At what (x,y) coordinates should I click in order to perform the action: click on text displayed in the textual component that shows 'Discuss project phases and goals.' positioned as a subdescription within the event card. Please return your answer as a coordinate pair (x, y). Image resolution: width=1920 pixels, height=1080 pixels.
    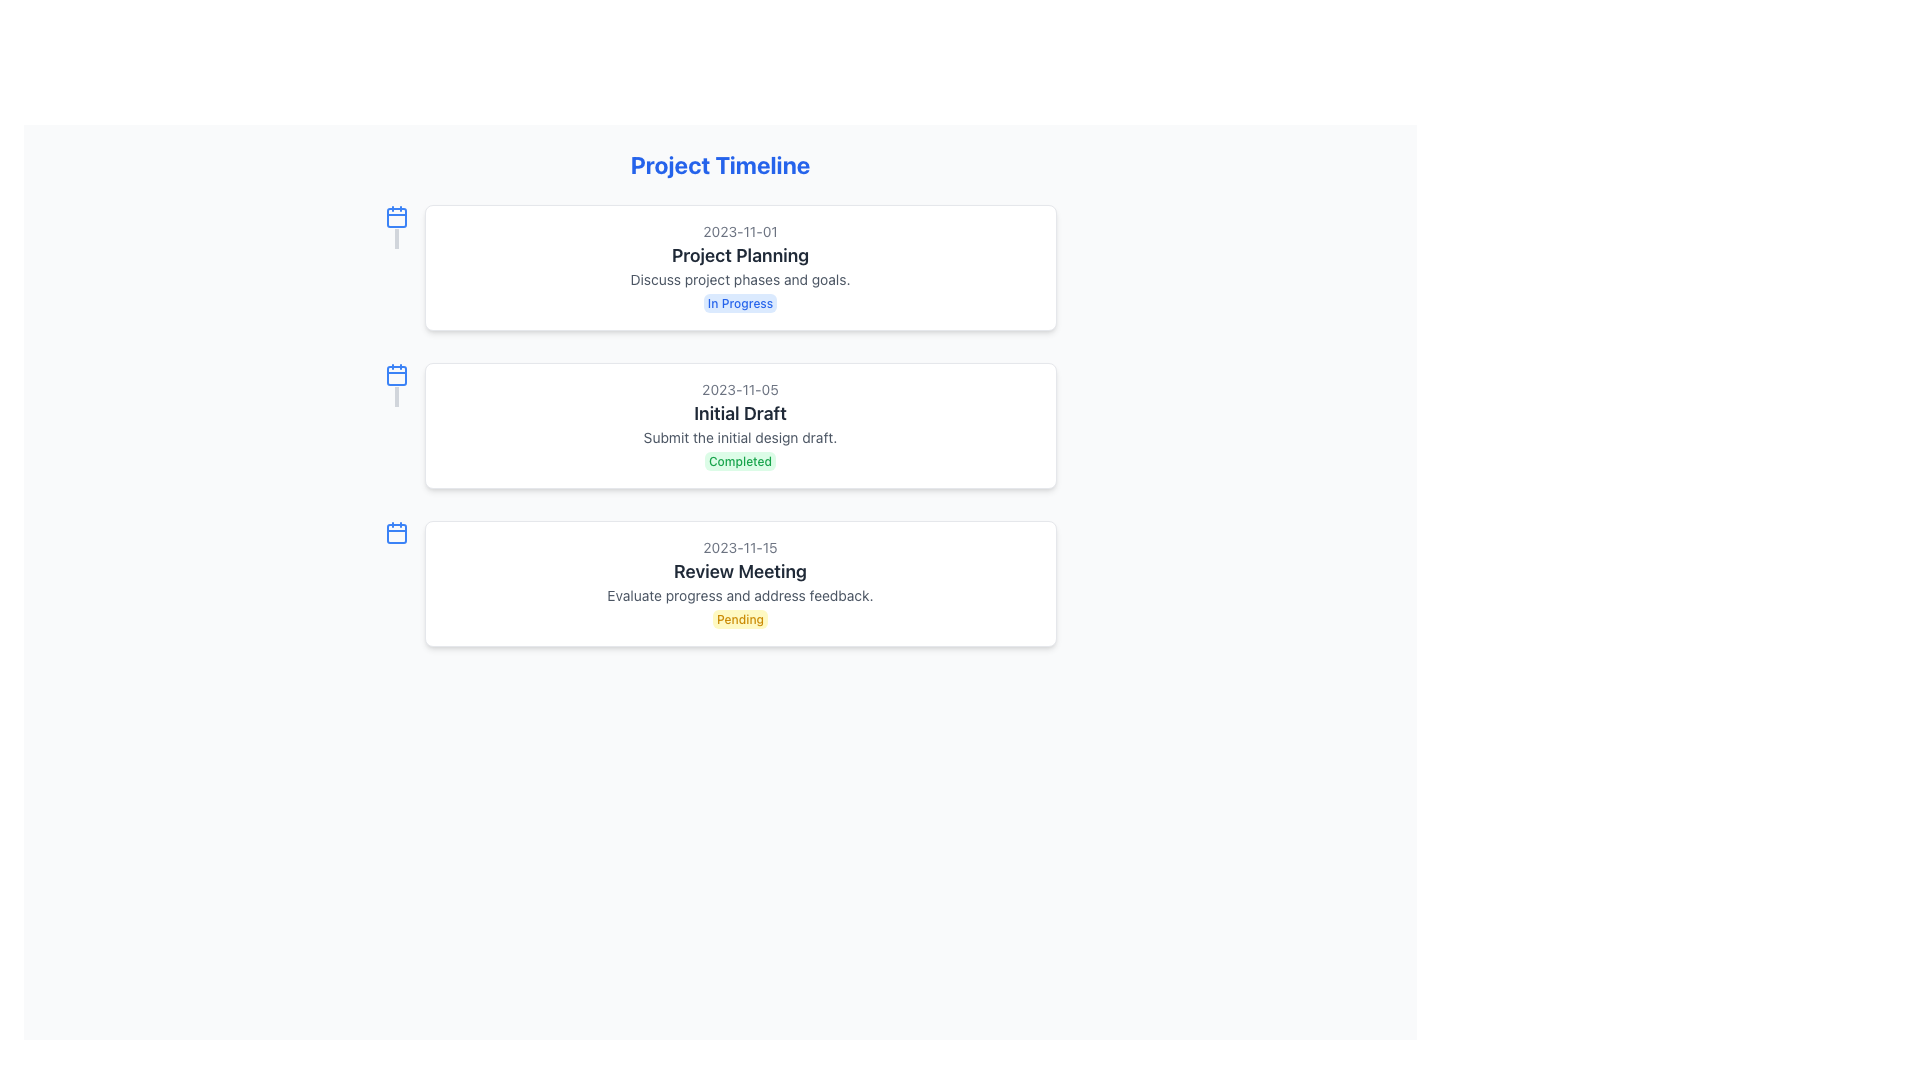
    Looking at the image, I should click on (739, 280).